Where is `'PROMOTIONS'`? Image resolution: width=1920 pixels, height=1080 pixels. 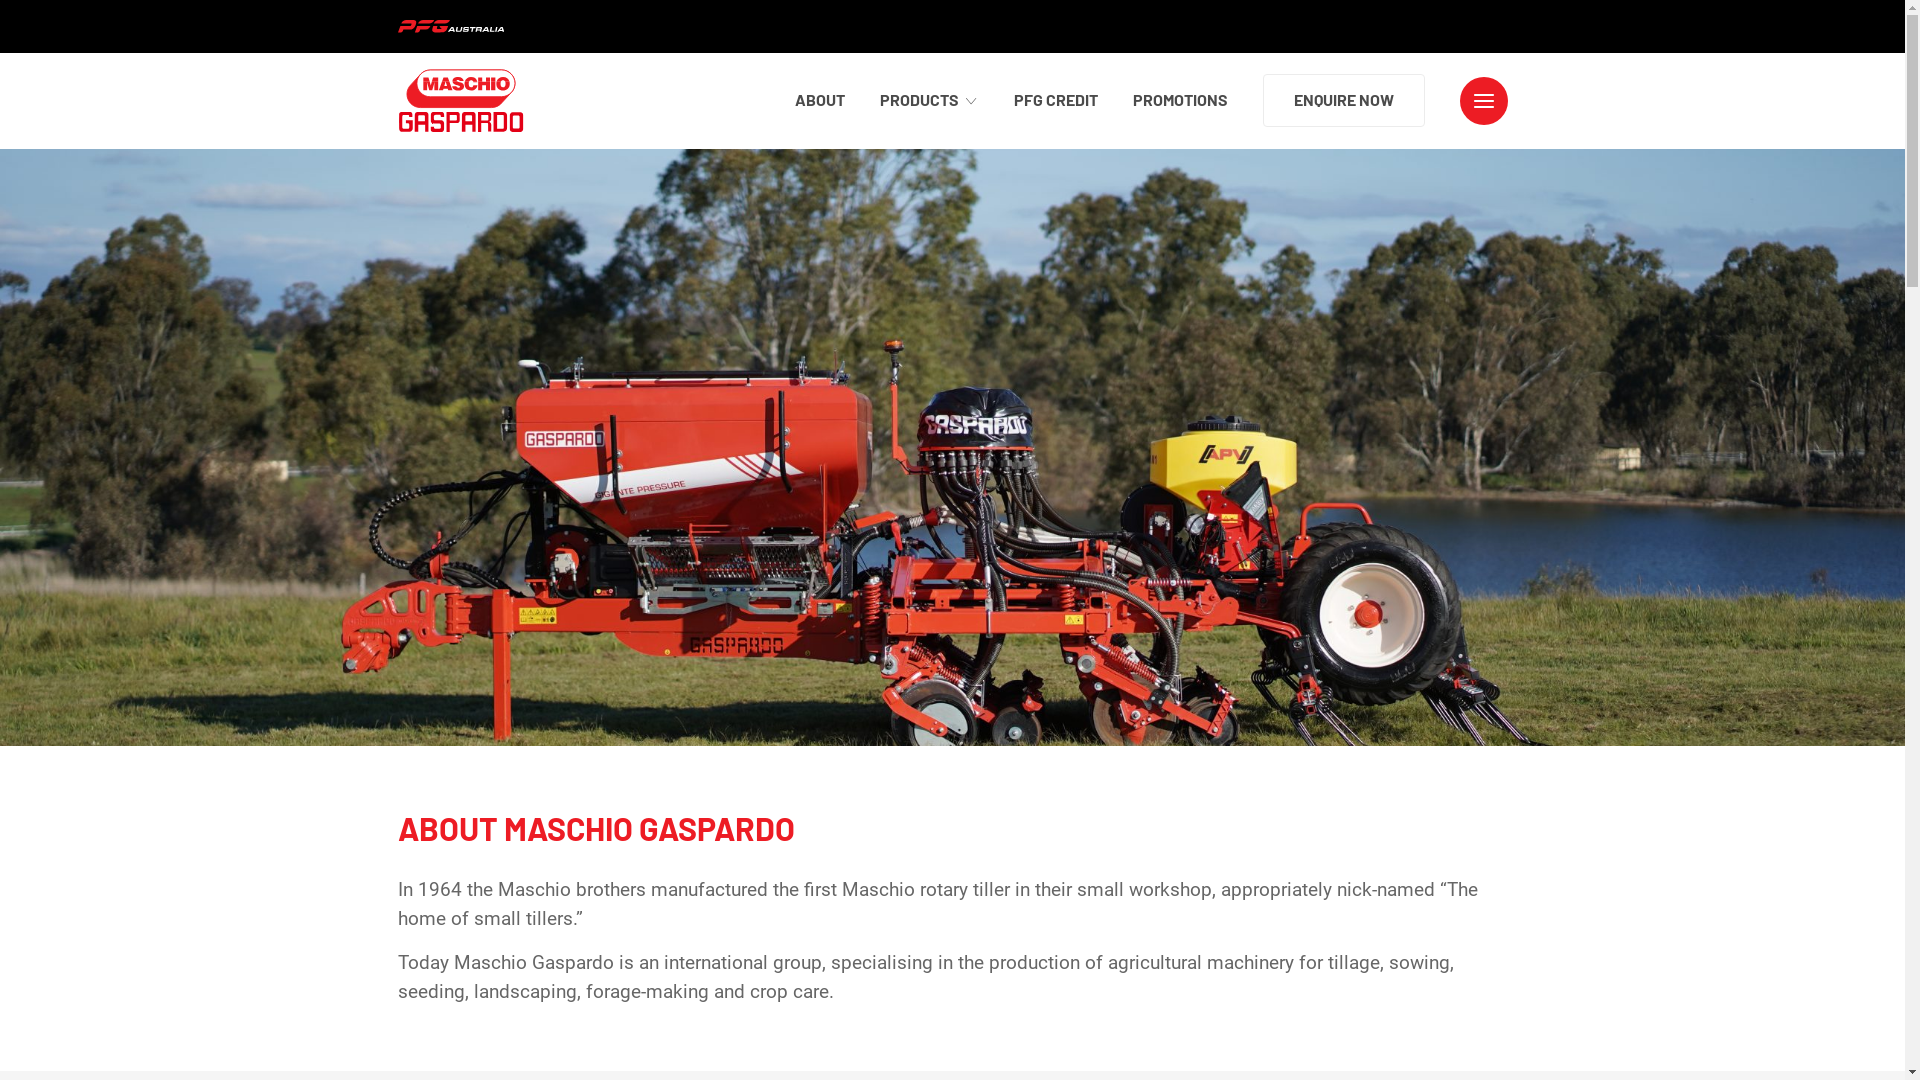 'PROMOTIONS' is located at coordinates (1179, 100).